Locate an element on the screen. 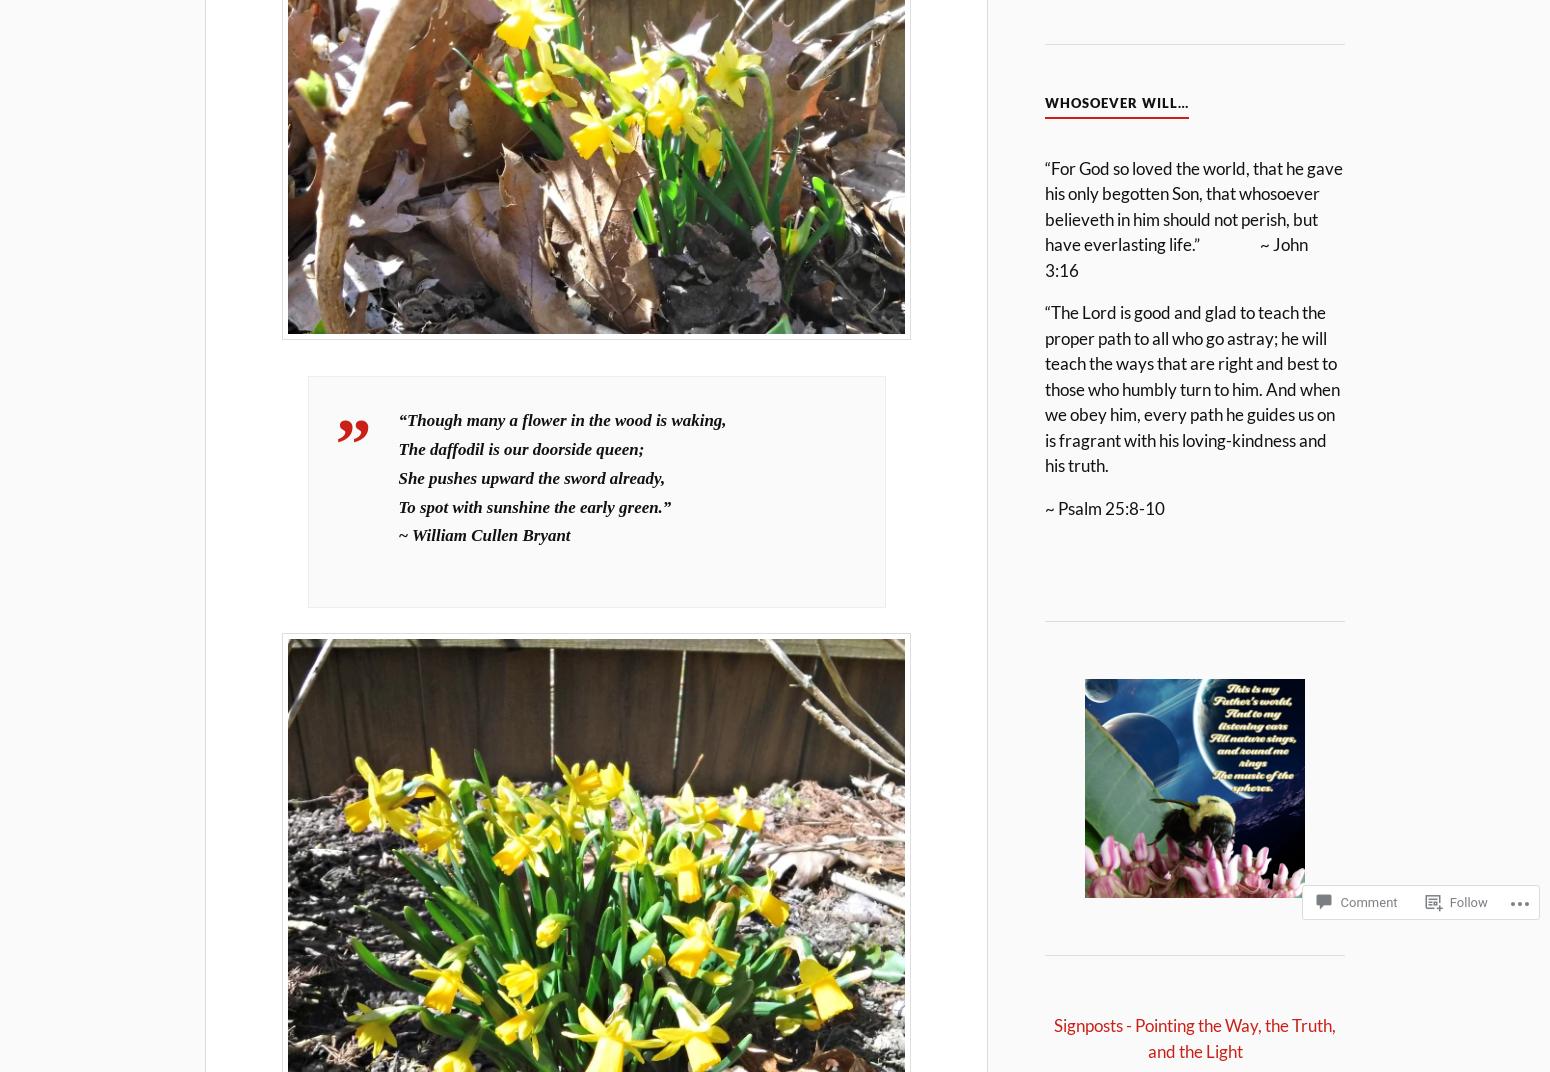 This screenshot has height=1072, width=1550. 'Whosoever Will…' is located at coordinates (1045, 101).